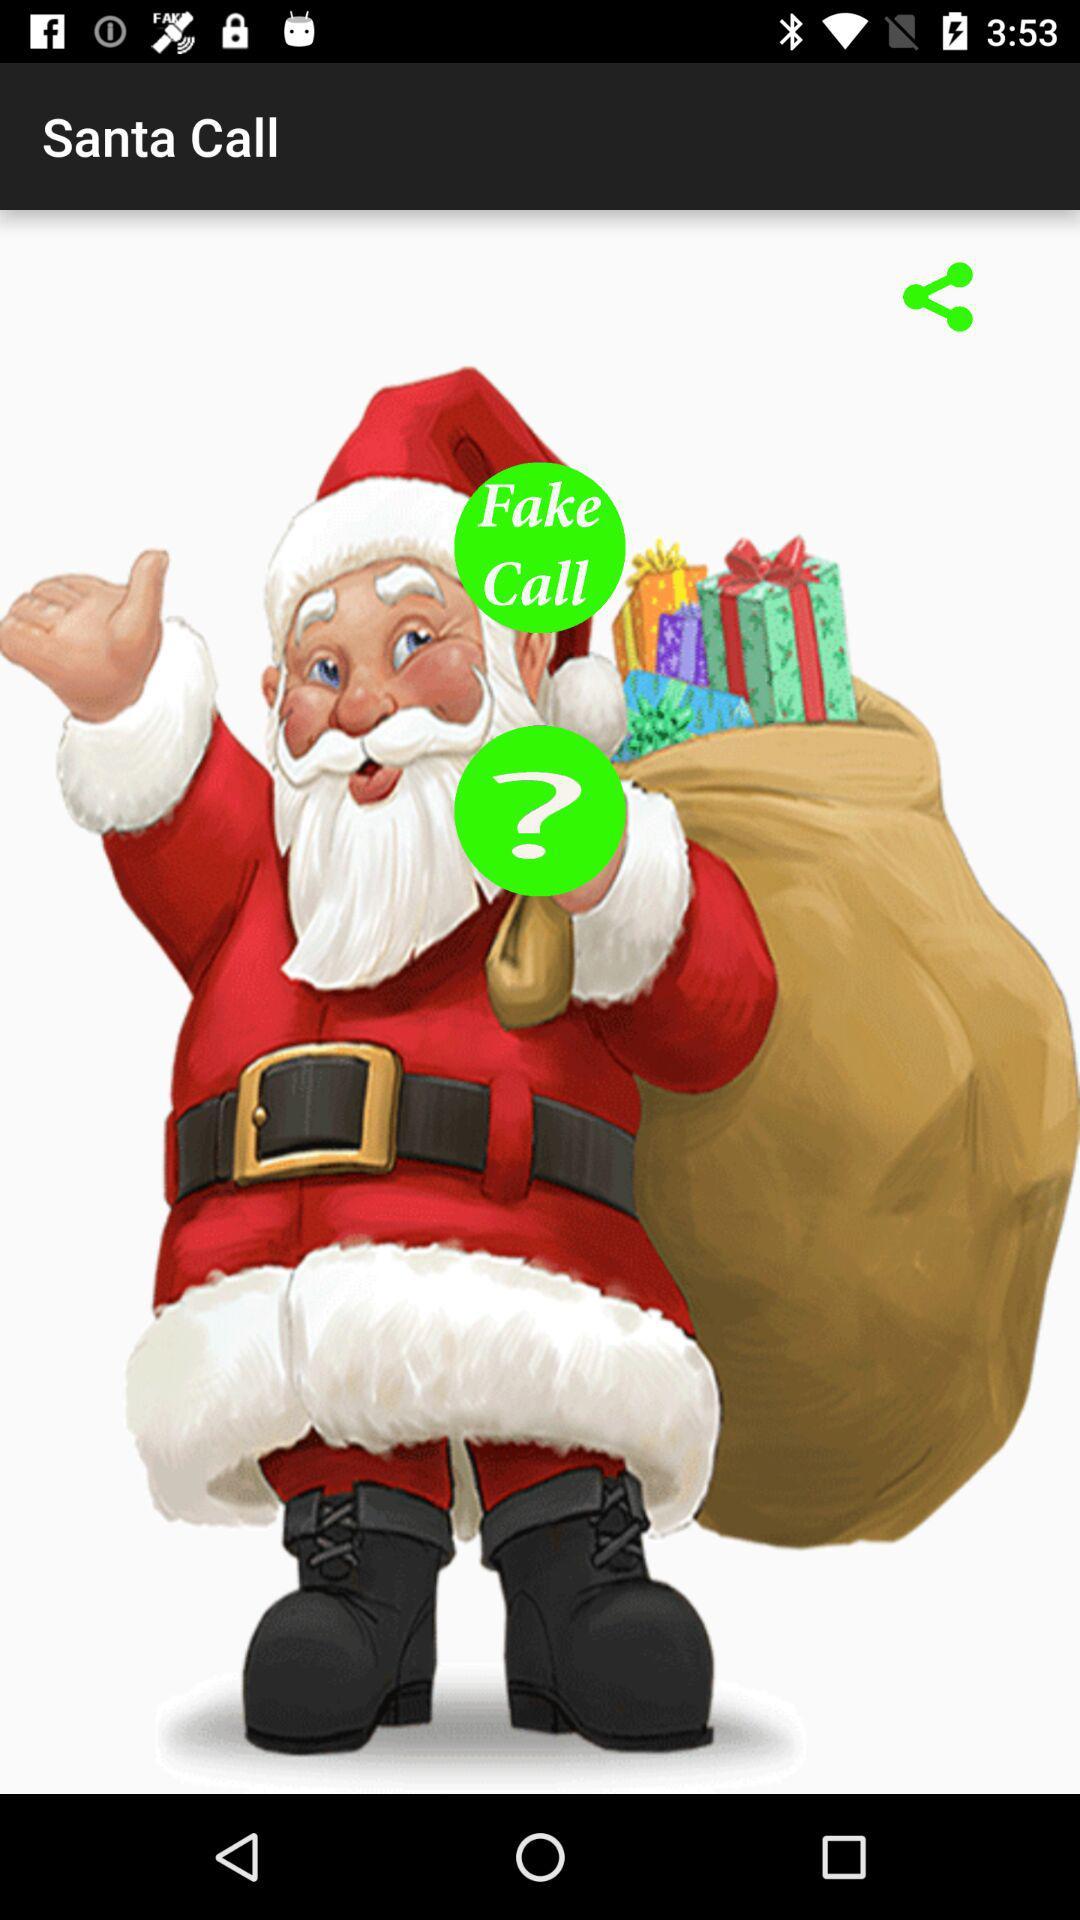 The height and width of the screenshot is (1920, 1080). Describe the element at coordinates (540, 547) in the screenshot. I see `request fake call` at that location.